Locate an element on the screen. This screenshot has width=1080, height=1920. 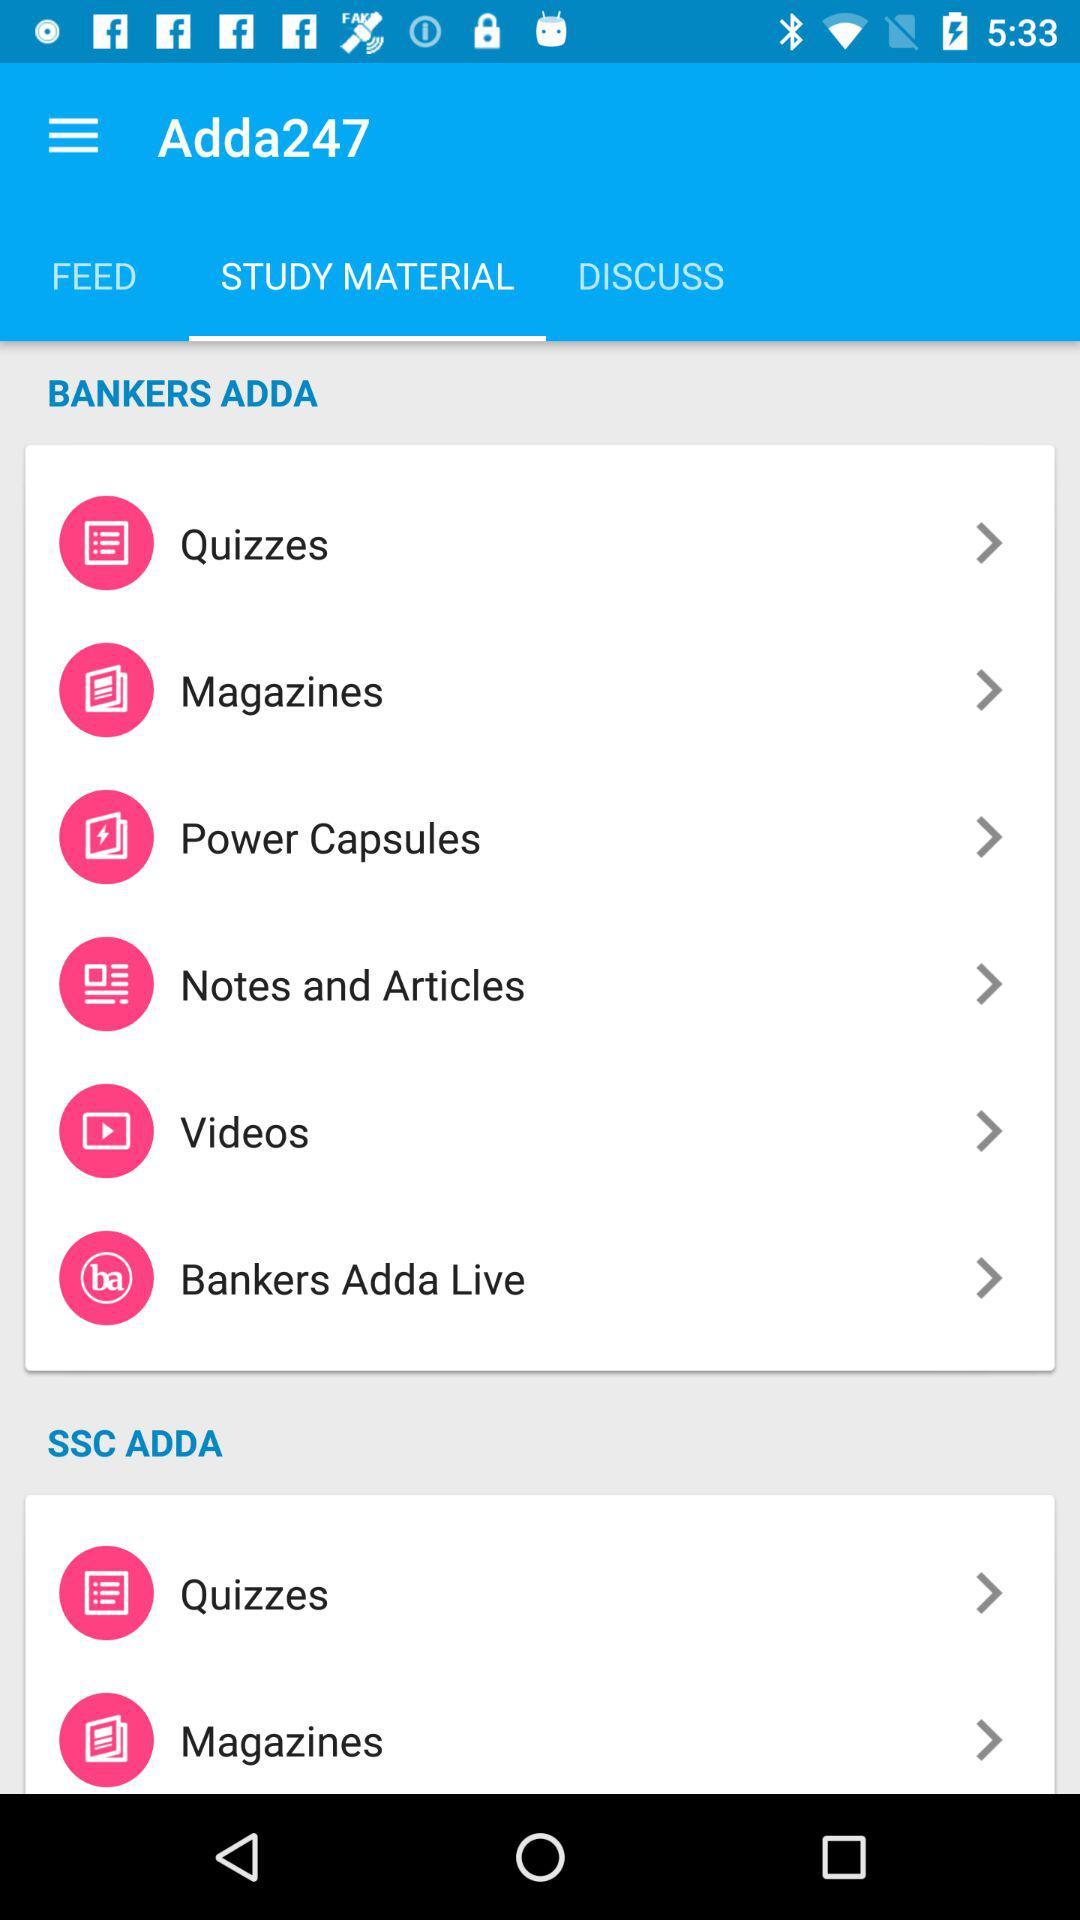
the first arrow which is next to quizzes is located at coordinates (988, 543).